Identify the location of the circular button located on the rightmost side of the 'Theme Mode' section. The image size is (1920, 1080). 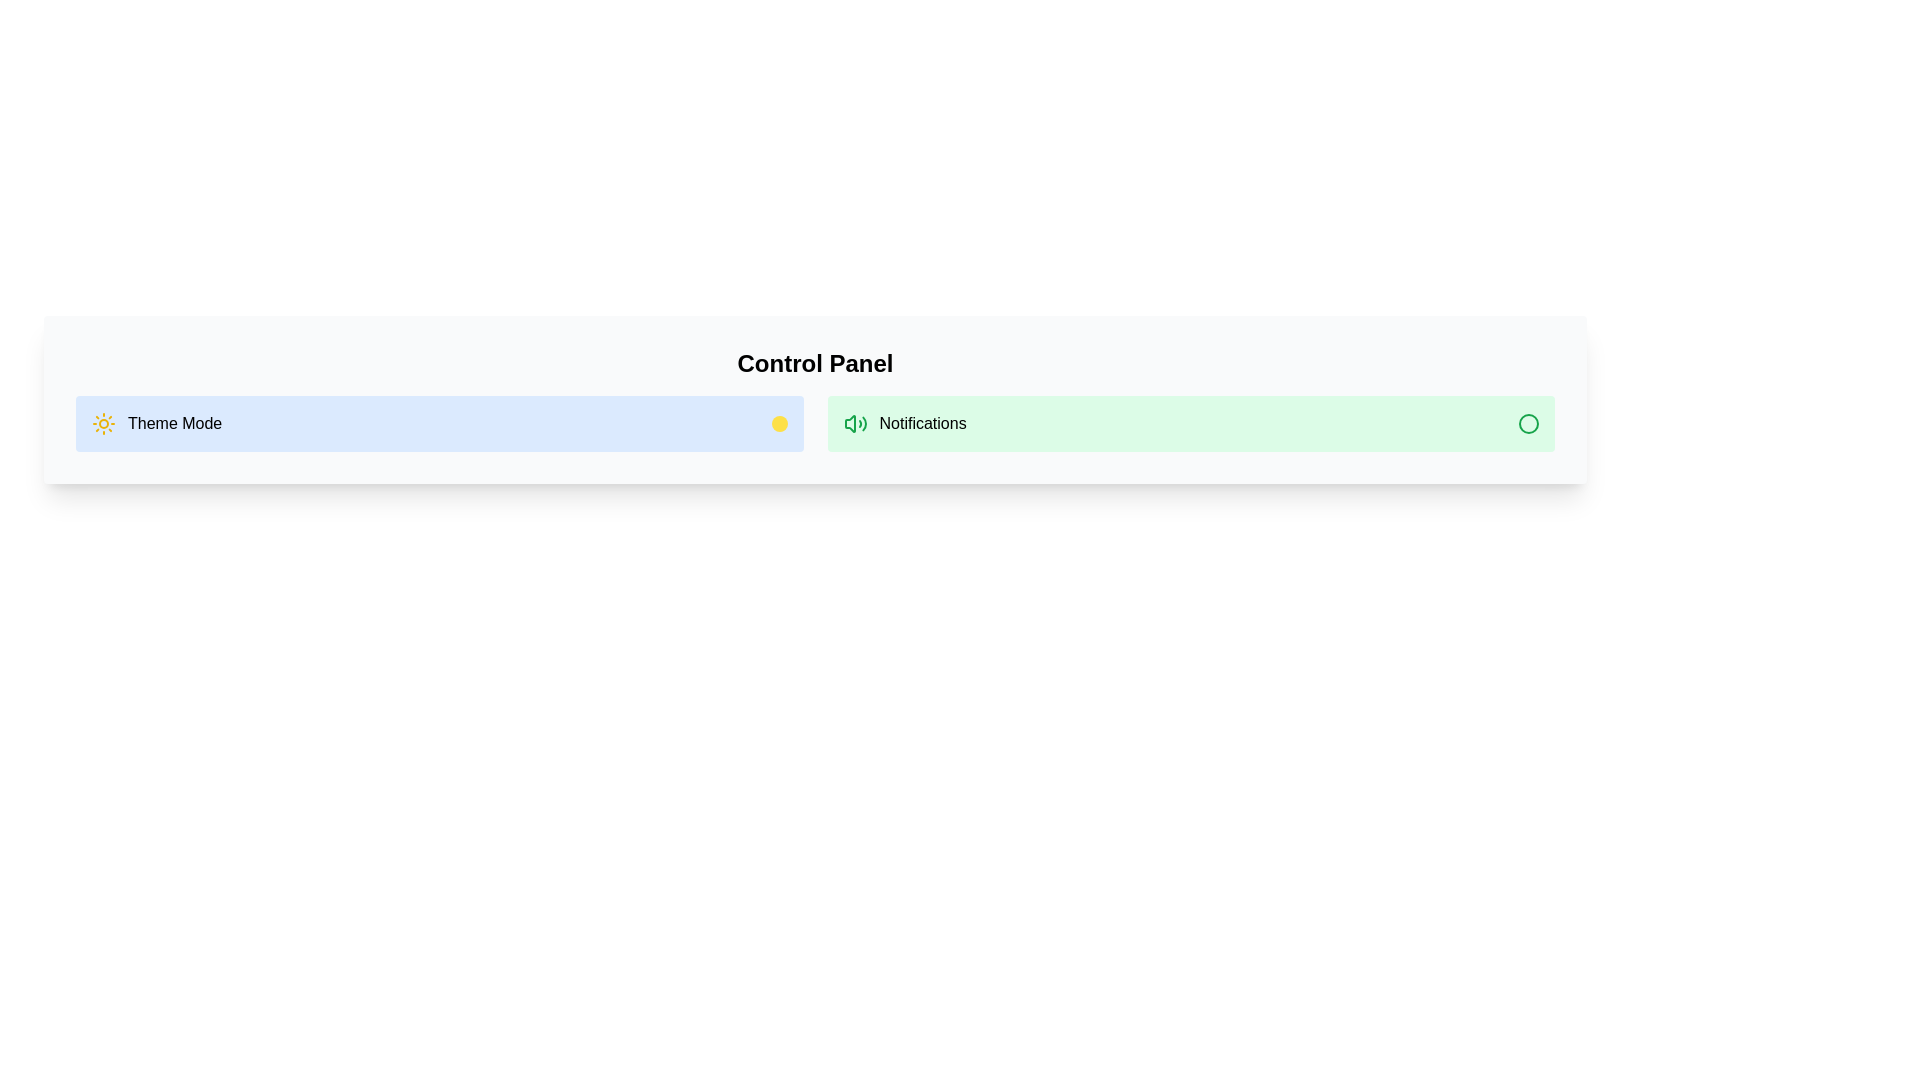
(778, 423).